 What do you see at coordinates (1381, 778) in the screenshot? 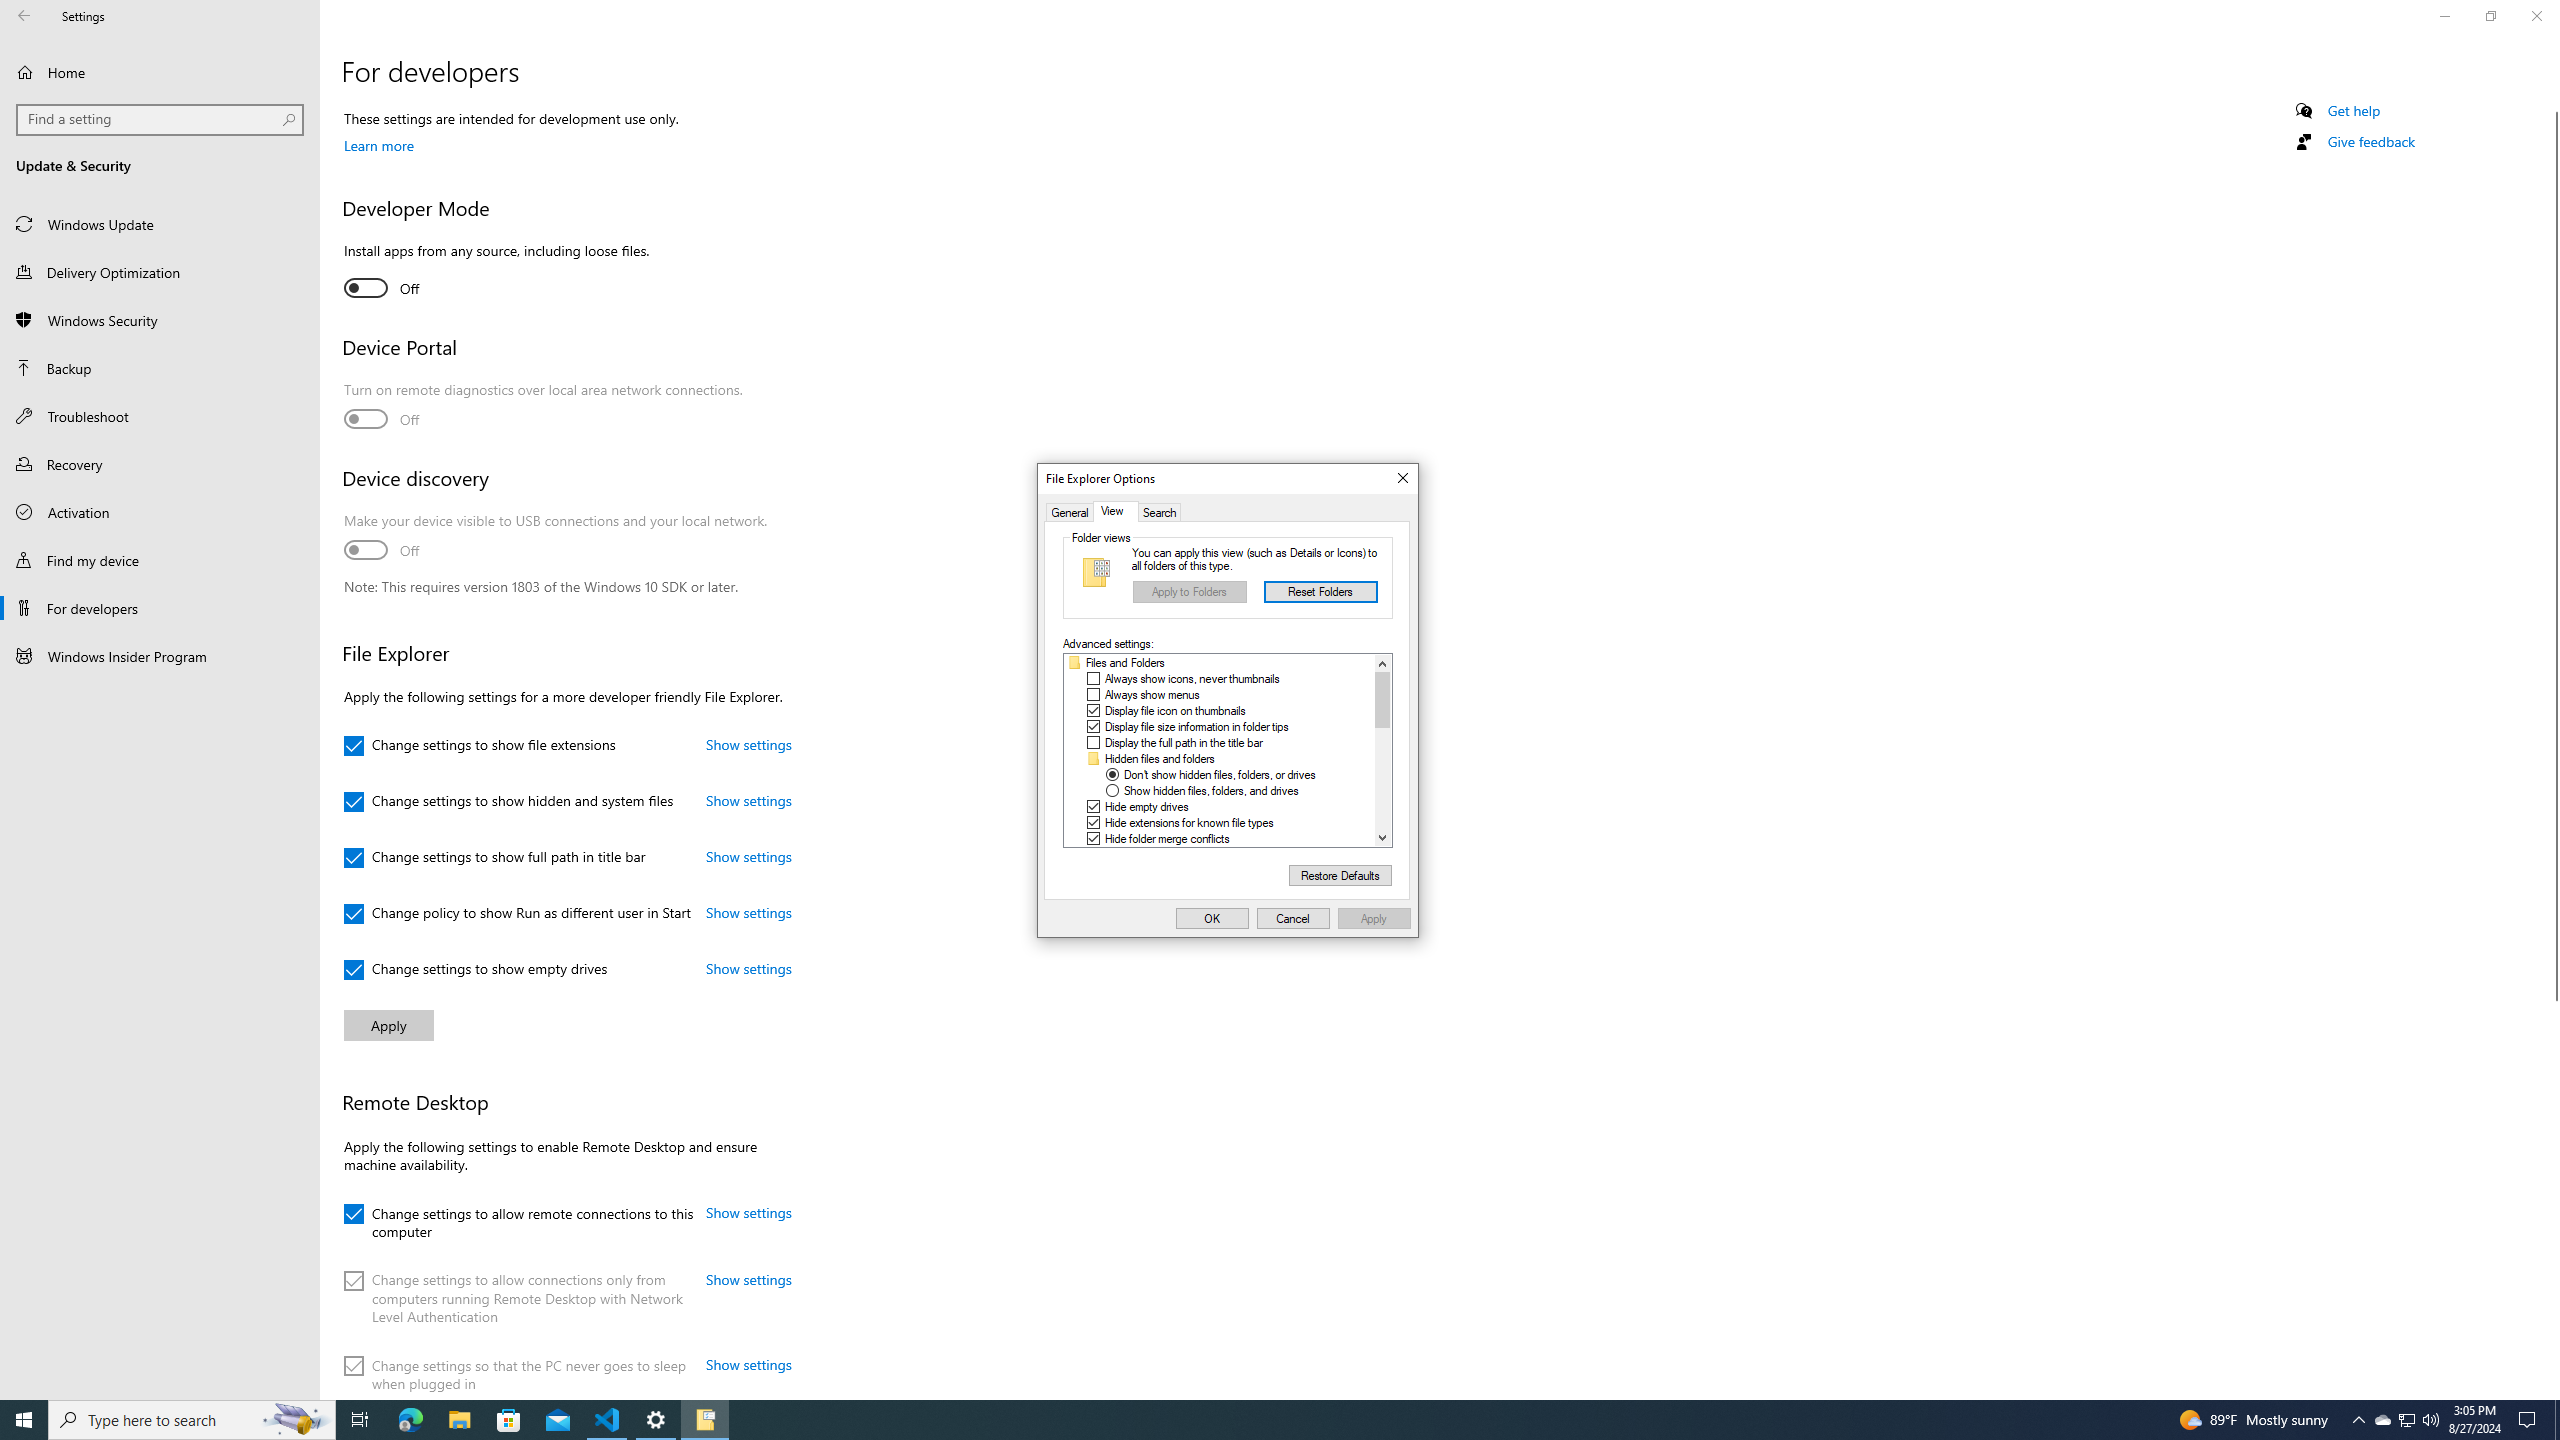
I see `'Page down'` at bounding box center [1381, 778].